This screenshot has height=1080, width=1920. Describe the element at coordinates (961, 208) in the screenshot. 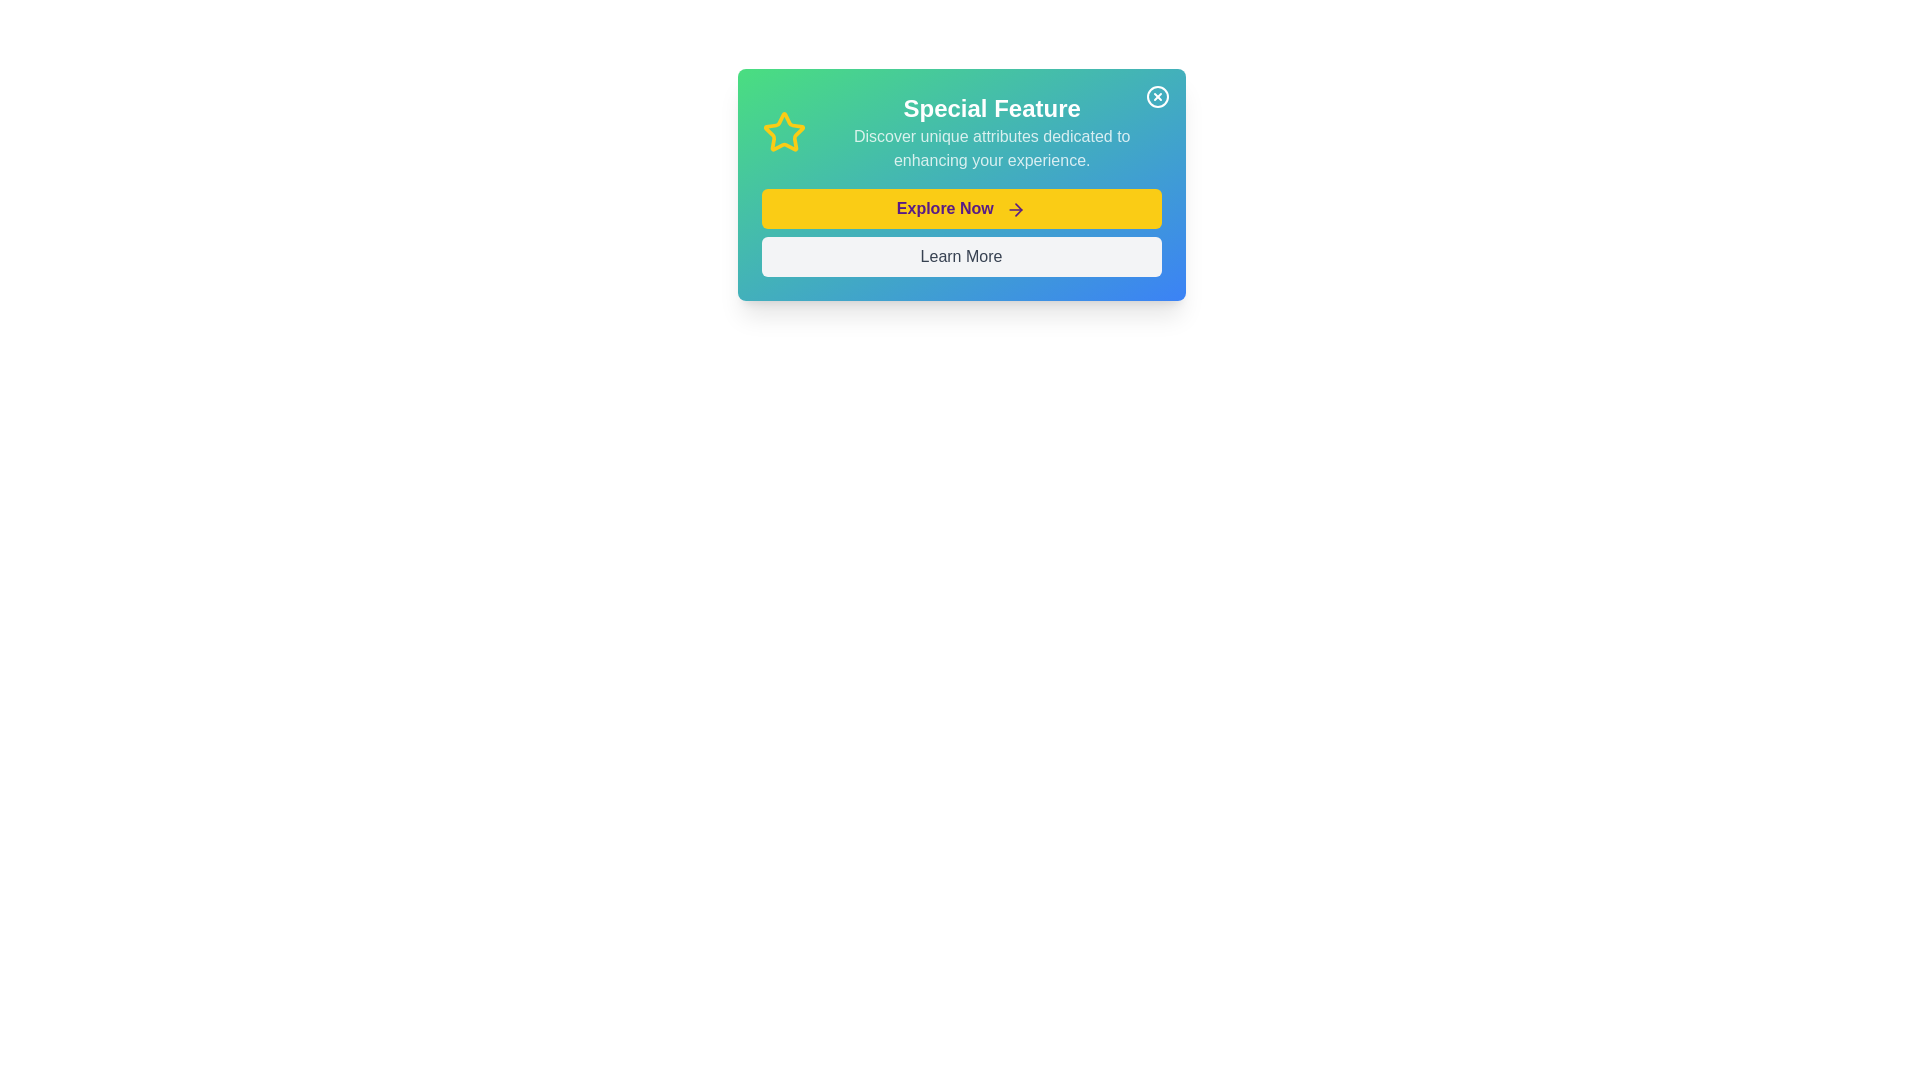

I see `the yellow button labeled 'Explore Now' with bold purple text and a right-arrow icon` at that location.